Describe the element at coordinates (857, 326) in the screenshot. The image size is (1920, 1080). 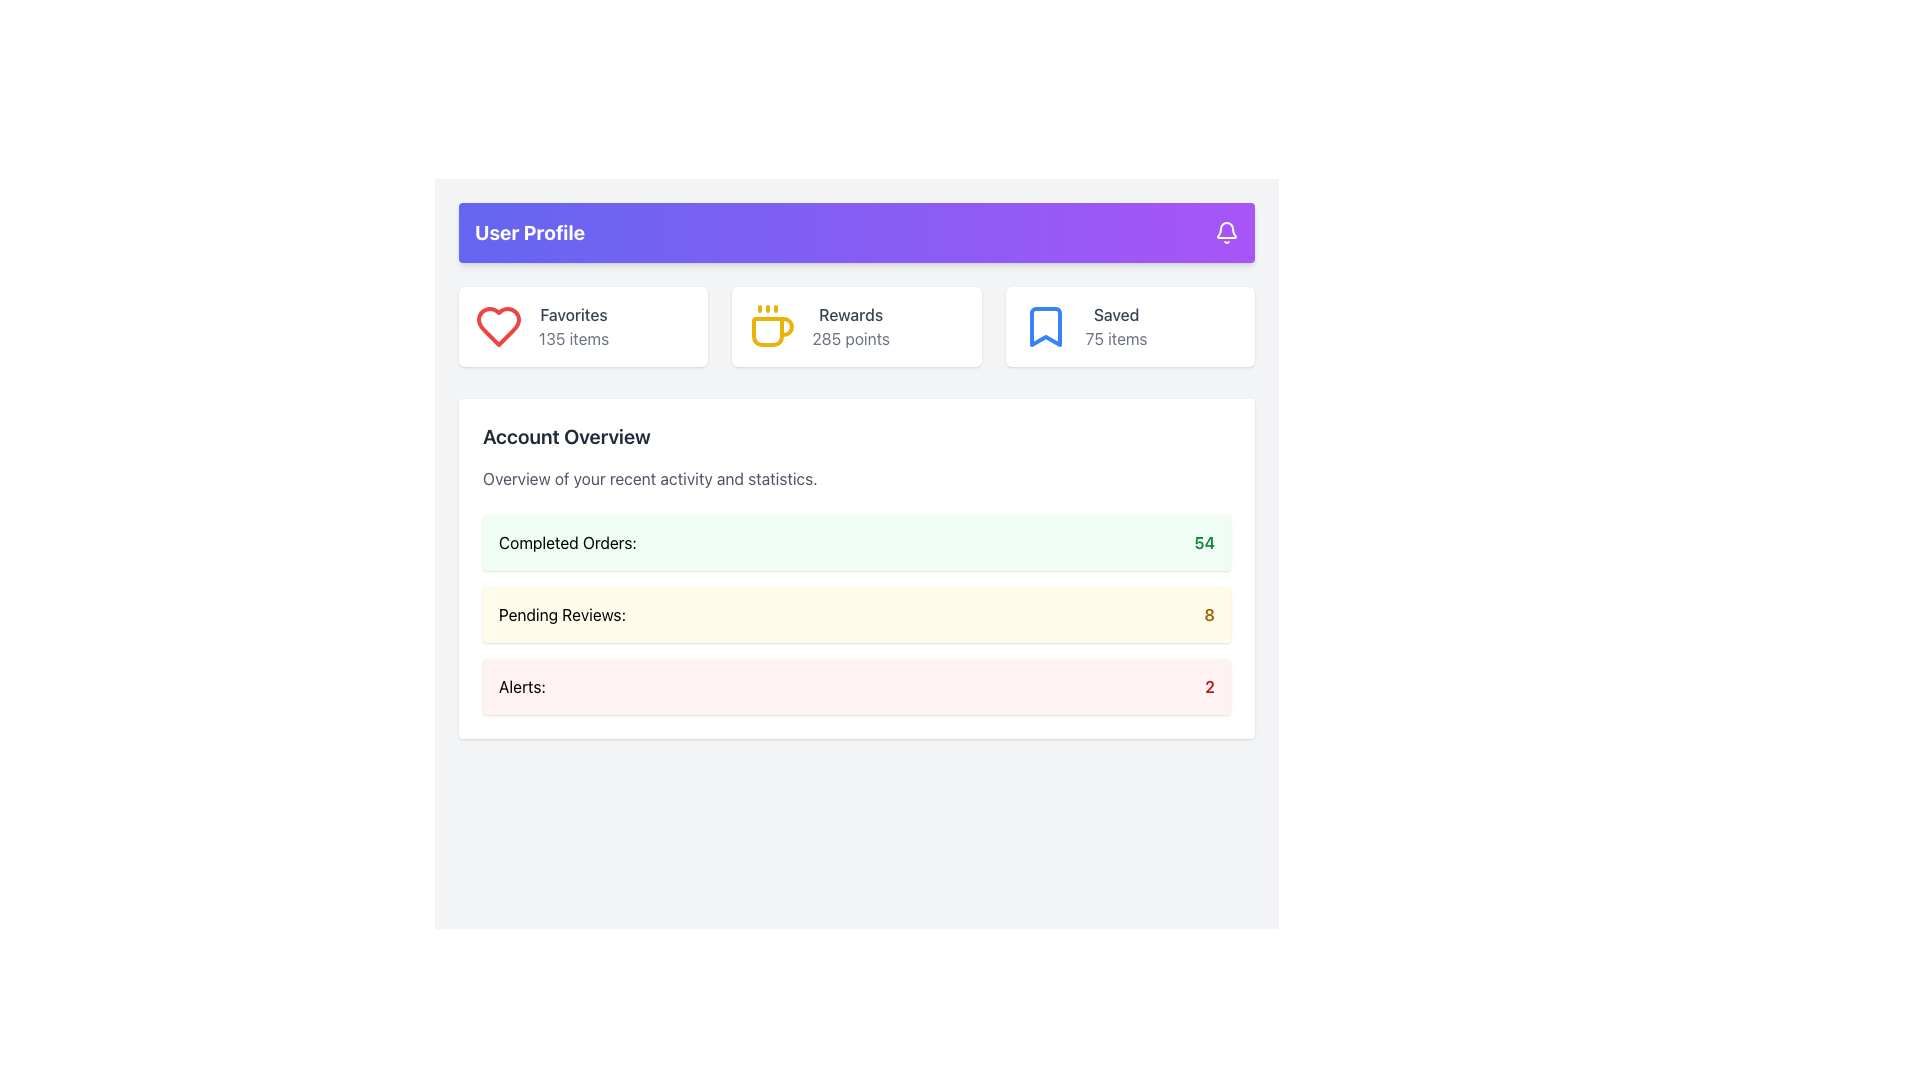
I see `an icon within the grouped information display component that shows user-specific metrics, located below the 'User Profile' header and above the 'Account Overview' section` at that location.